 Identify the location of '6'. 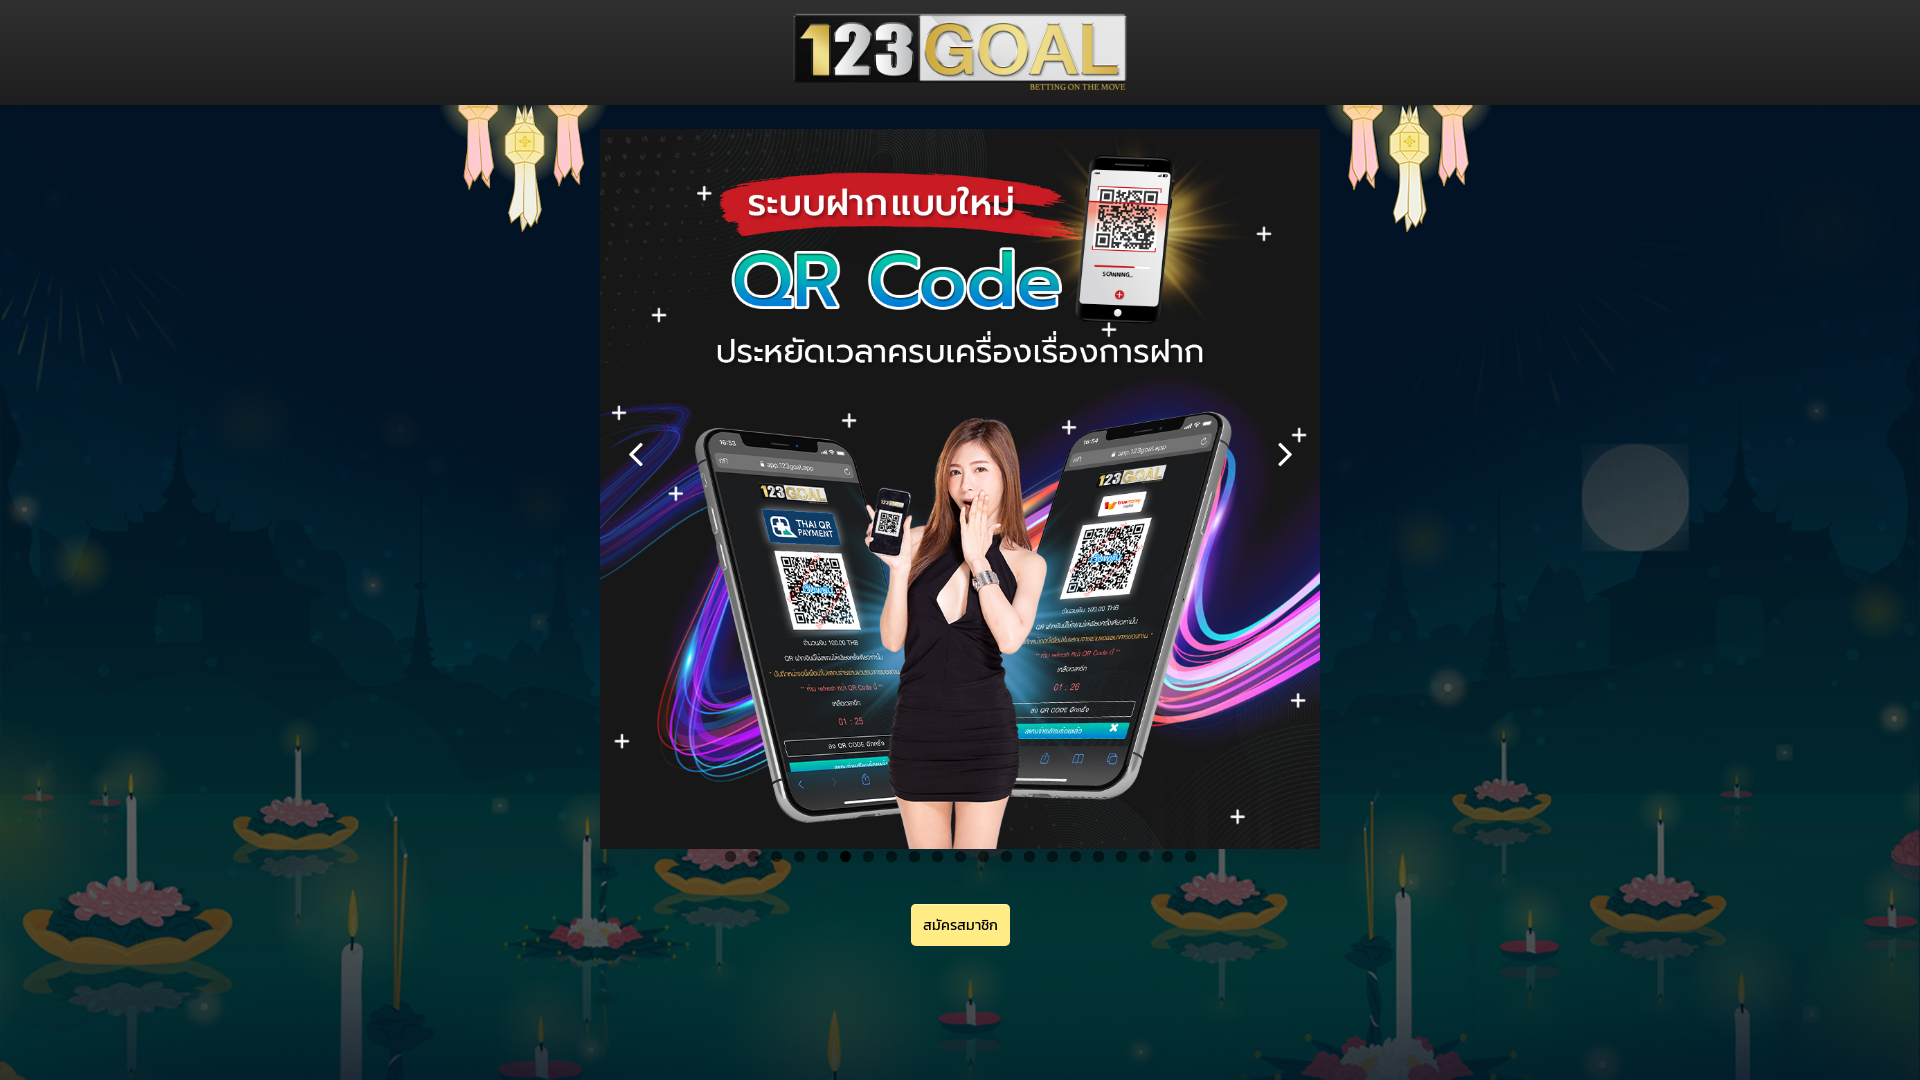
(845, 855).